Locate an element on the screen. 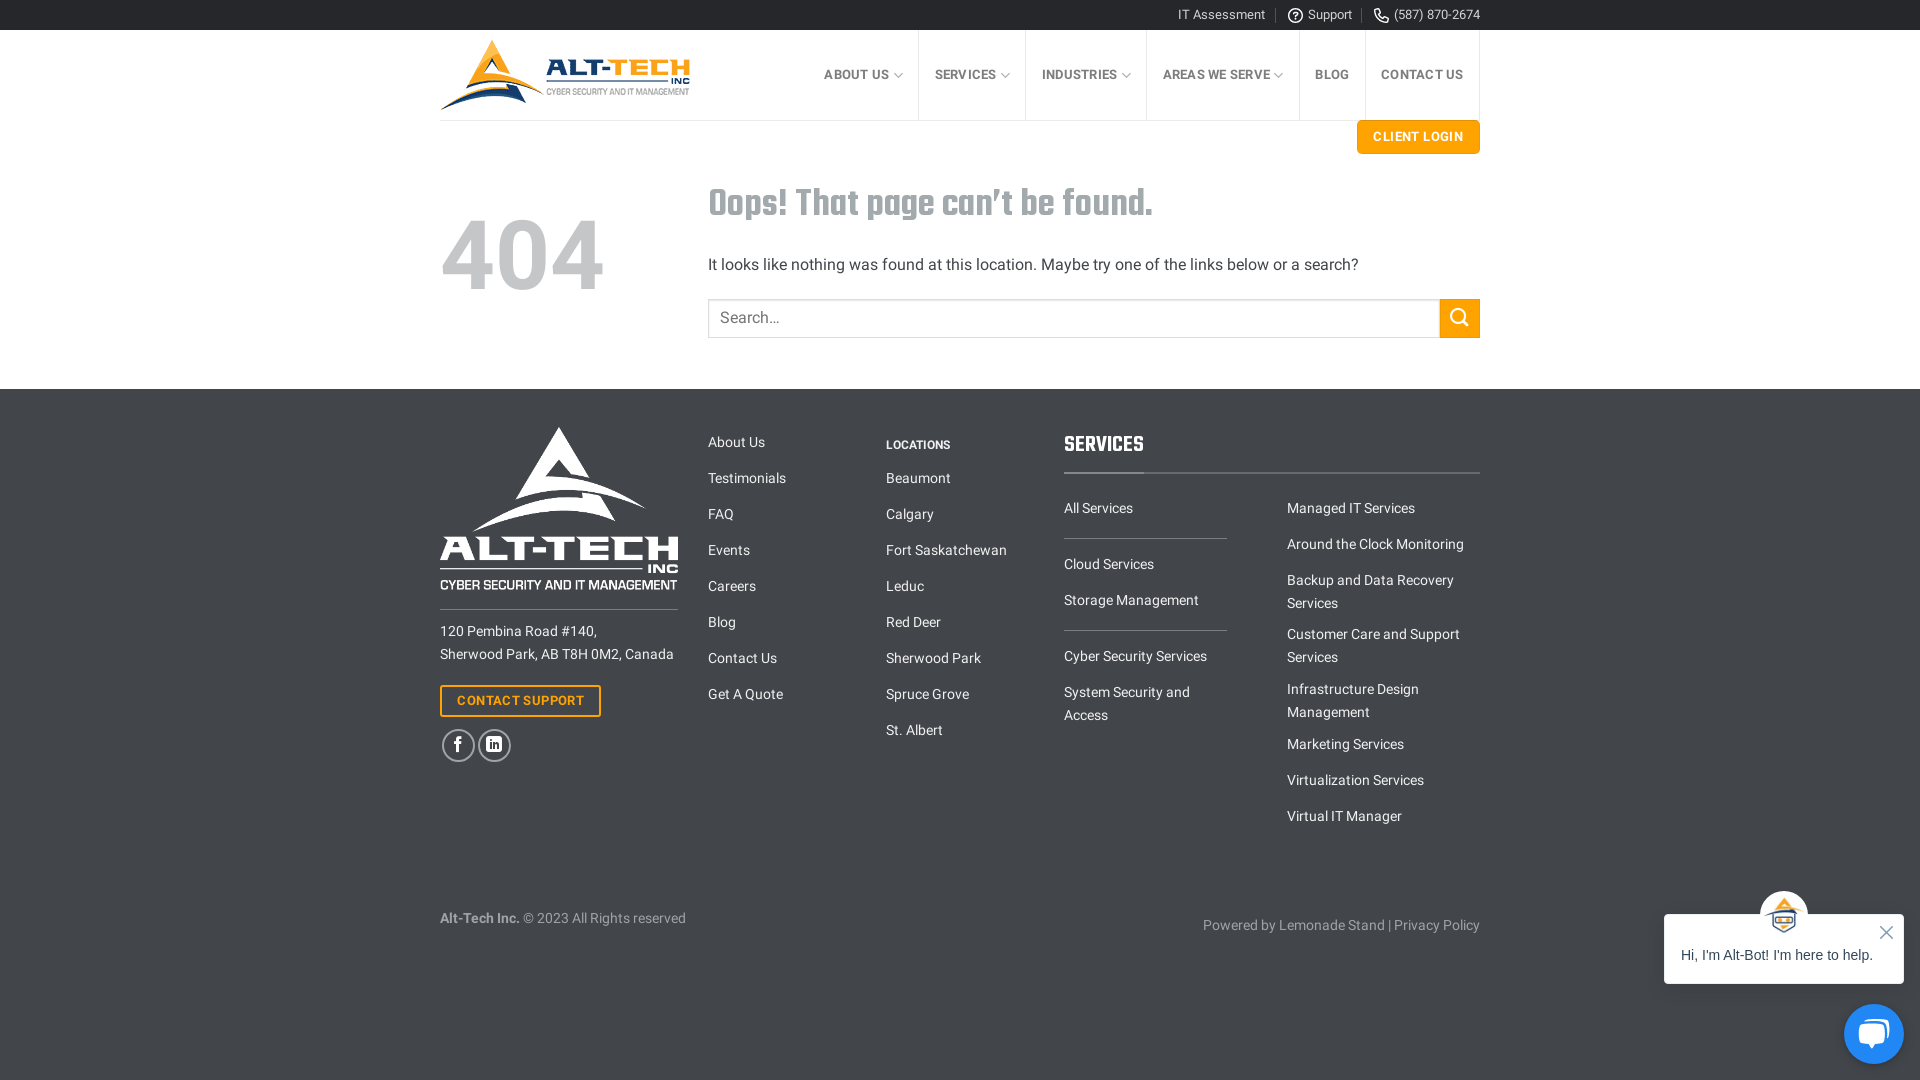 The width and height of the screenshot is (1920, 1080). 'CONTACT US' is located at coordinates (1421, 73).